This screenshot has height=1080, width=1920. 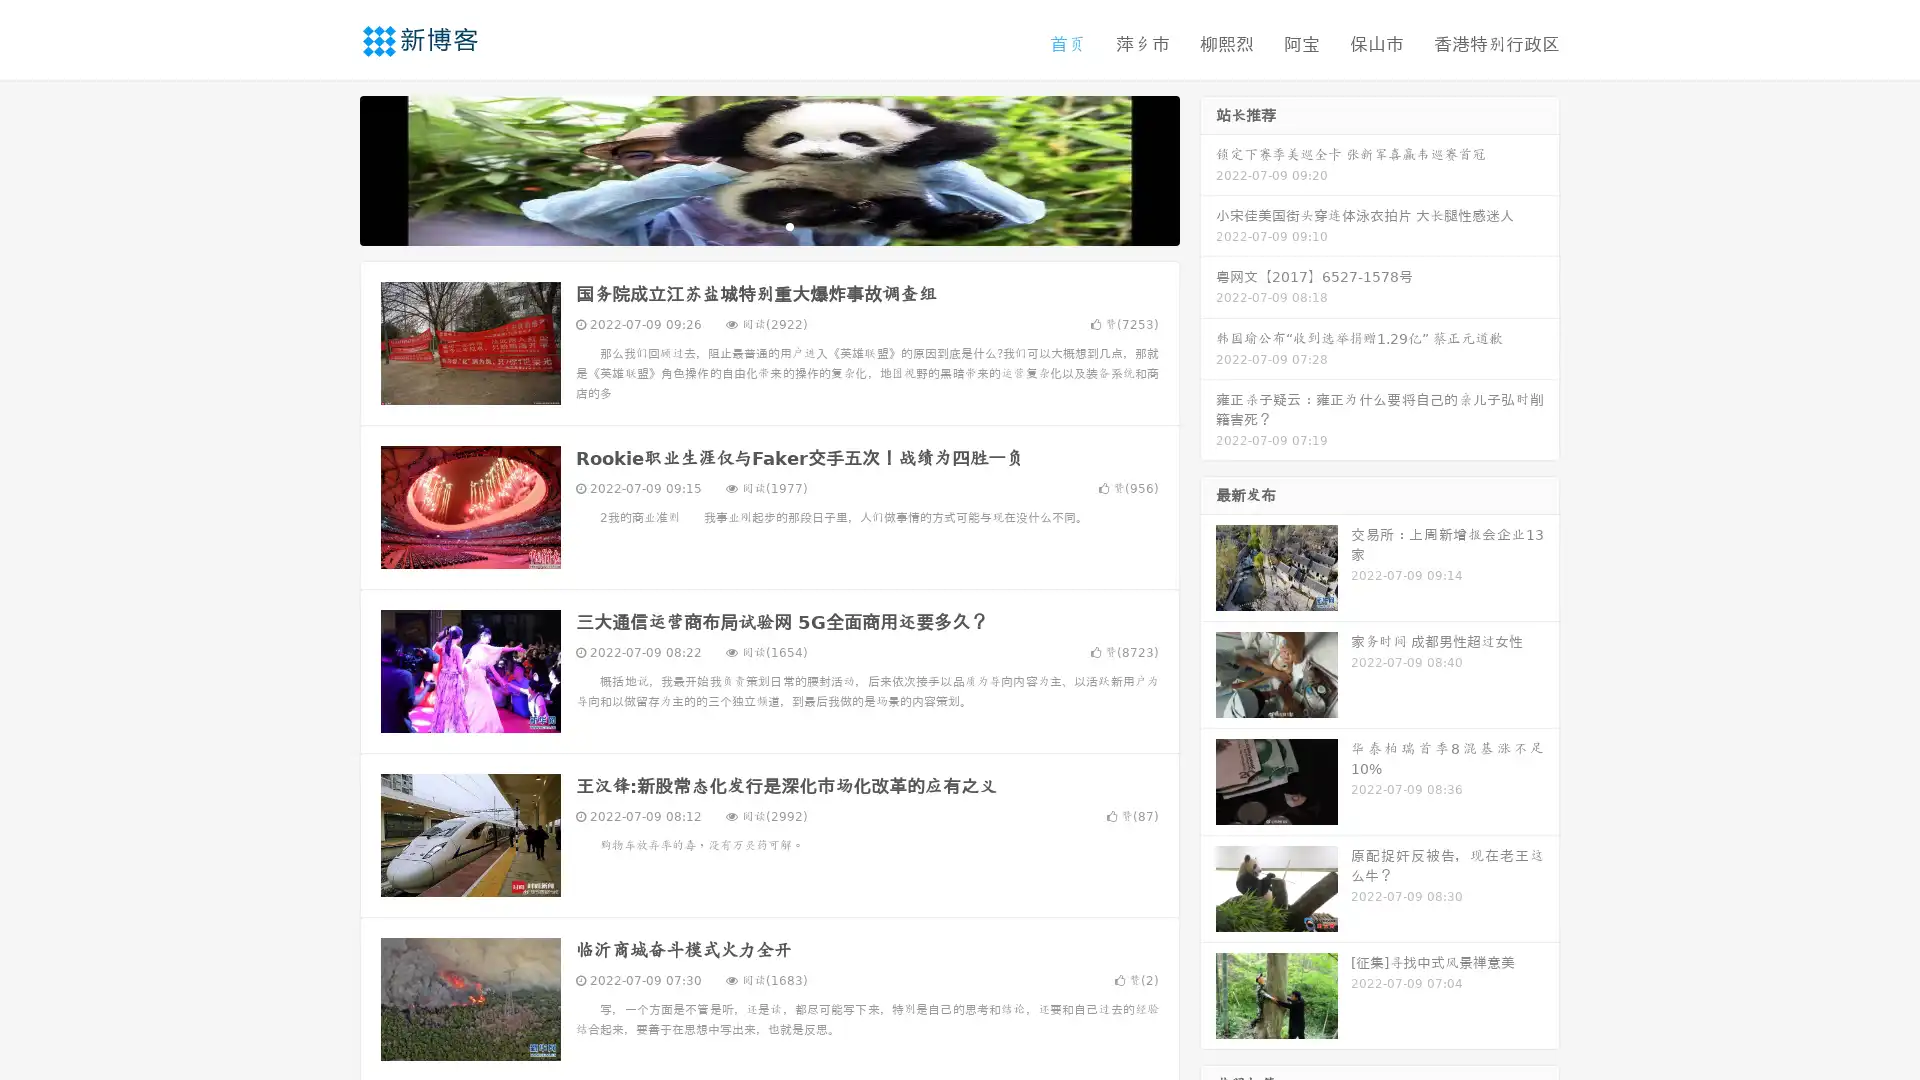 I want to click on Go to slide 3, so click(x=789, y=225).